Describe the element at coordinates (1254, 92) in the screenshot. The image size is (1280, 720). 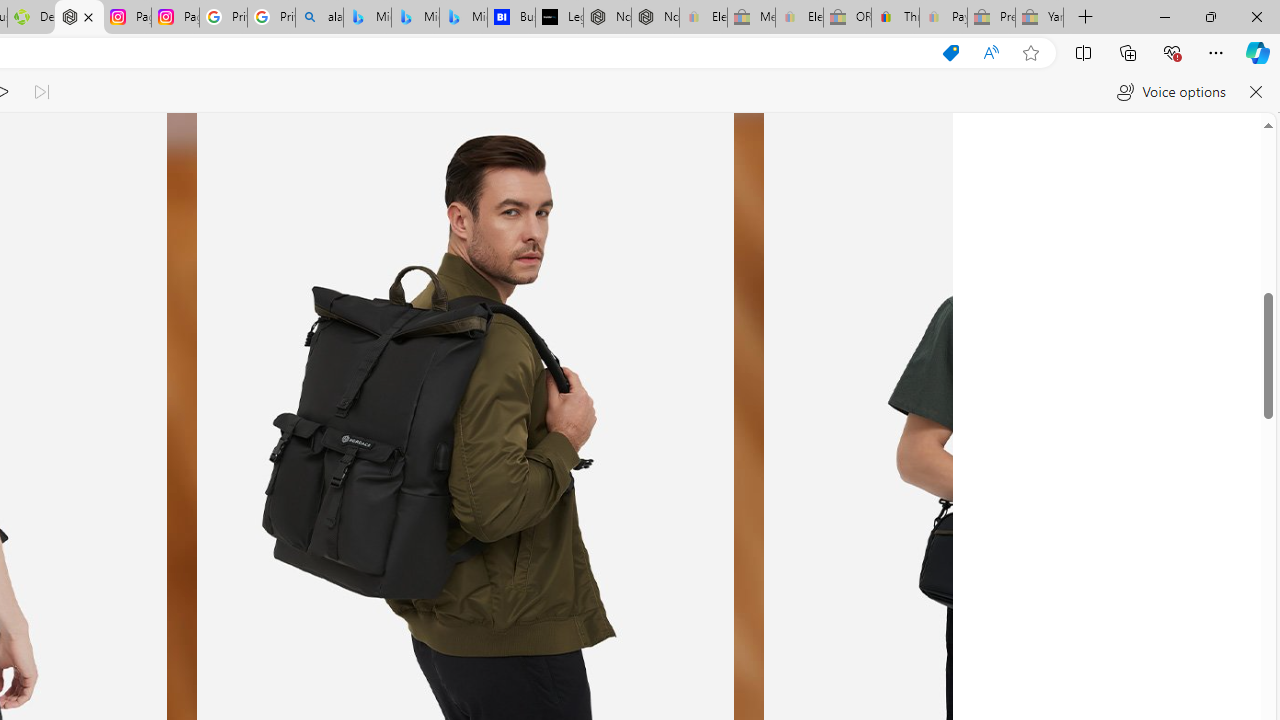
I see `'Close read aloud'` at that location.